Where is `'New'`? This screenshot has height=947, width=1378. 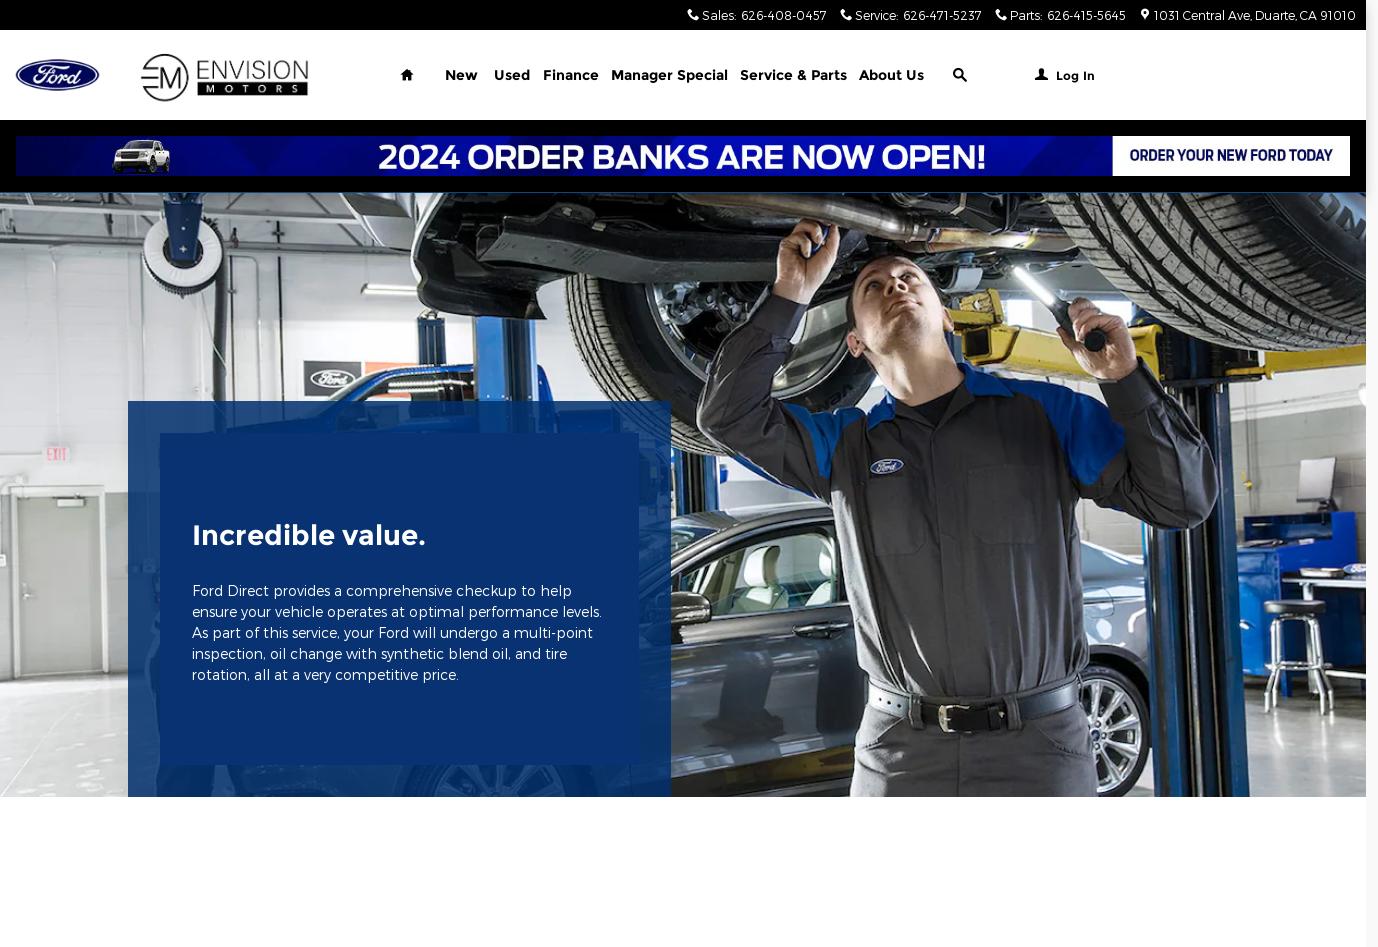
'New' is located at coordinates (460, 75).